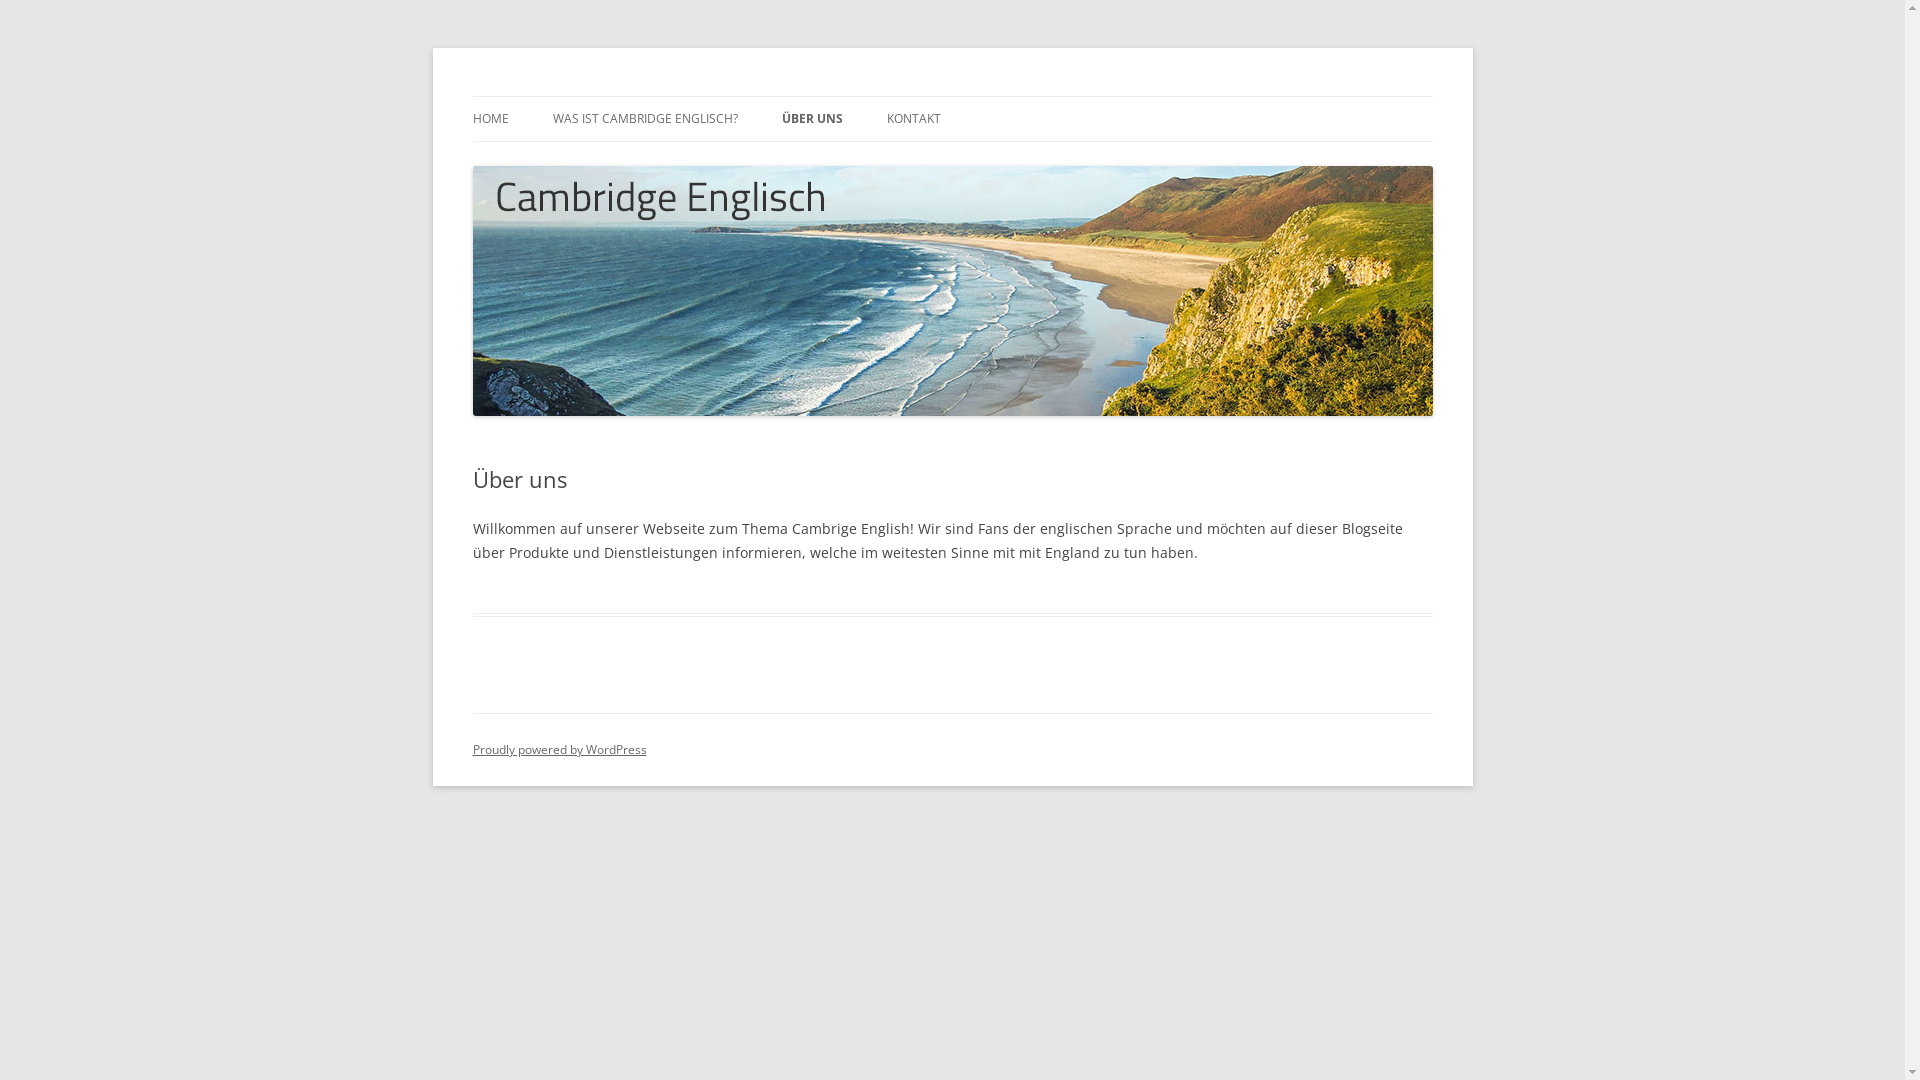 Image resolution: width=1920 pixels, height=1080 pixels. What do you see at coordinates (911, 119) in the screenshot?
I see `'KONTAKT'` at bounding box center [911, 119].